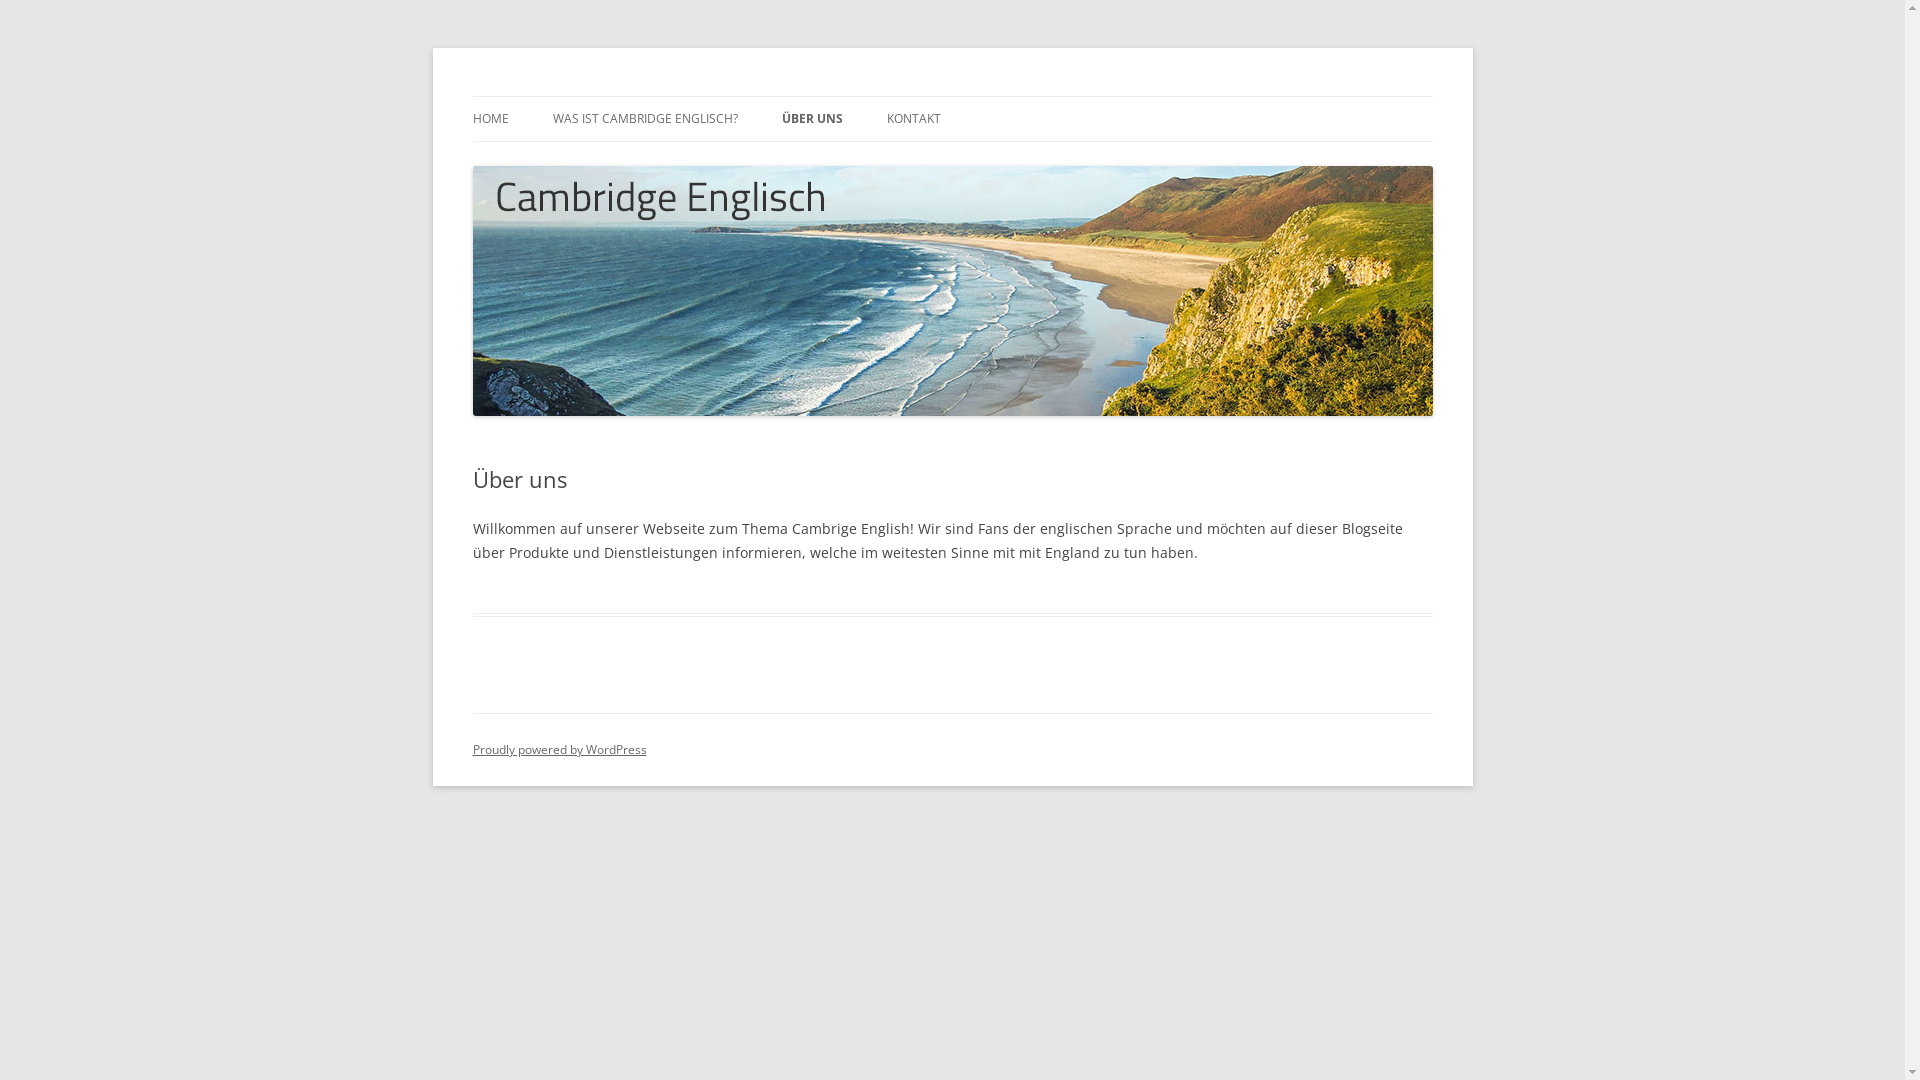 Image resolution: width=1920 pixels, height=1080 pixels. What do you see at coordinates (911, 119) in the screenshot?
I see `'KONTAKT'` at bounding box center [911, 119].